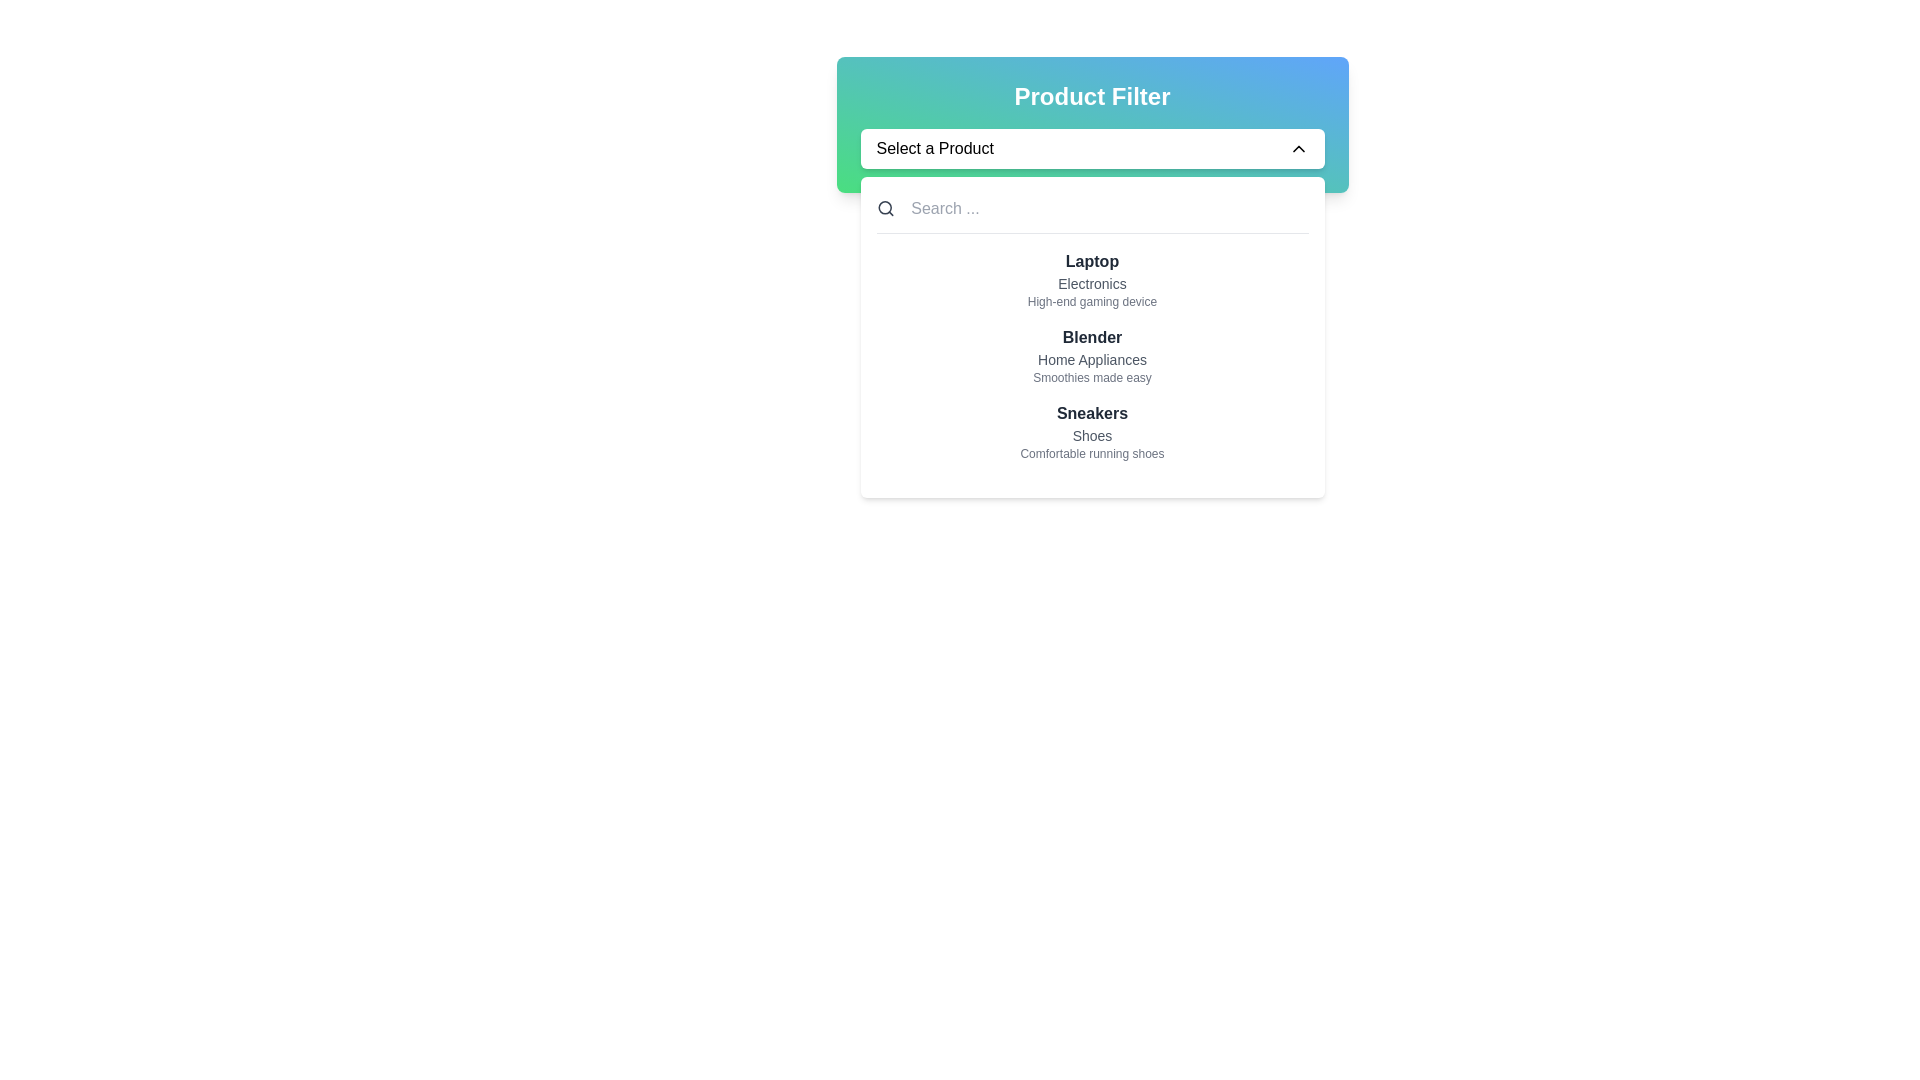 The height and width of the screenshot is (1080, 1920). I want to click on the 'Blender' dropdown menu item to trigger its hover effect, which consists of a bold title, a smaller description, and supporting detail, located in a scrollable dropdown menu, so click(1091, 354).